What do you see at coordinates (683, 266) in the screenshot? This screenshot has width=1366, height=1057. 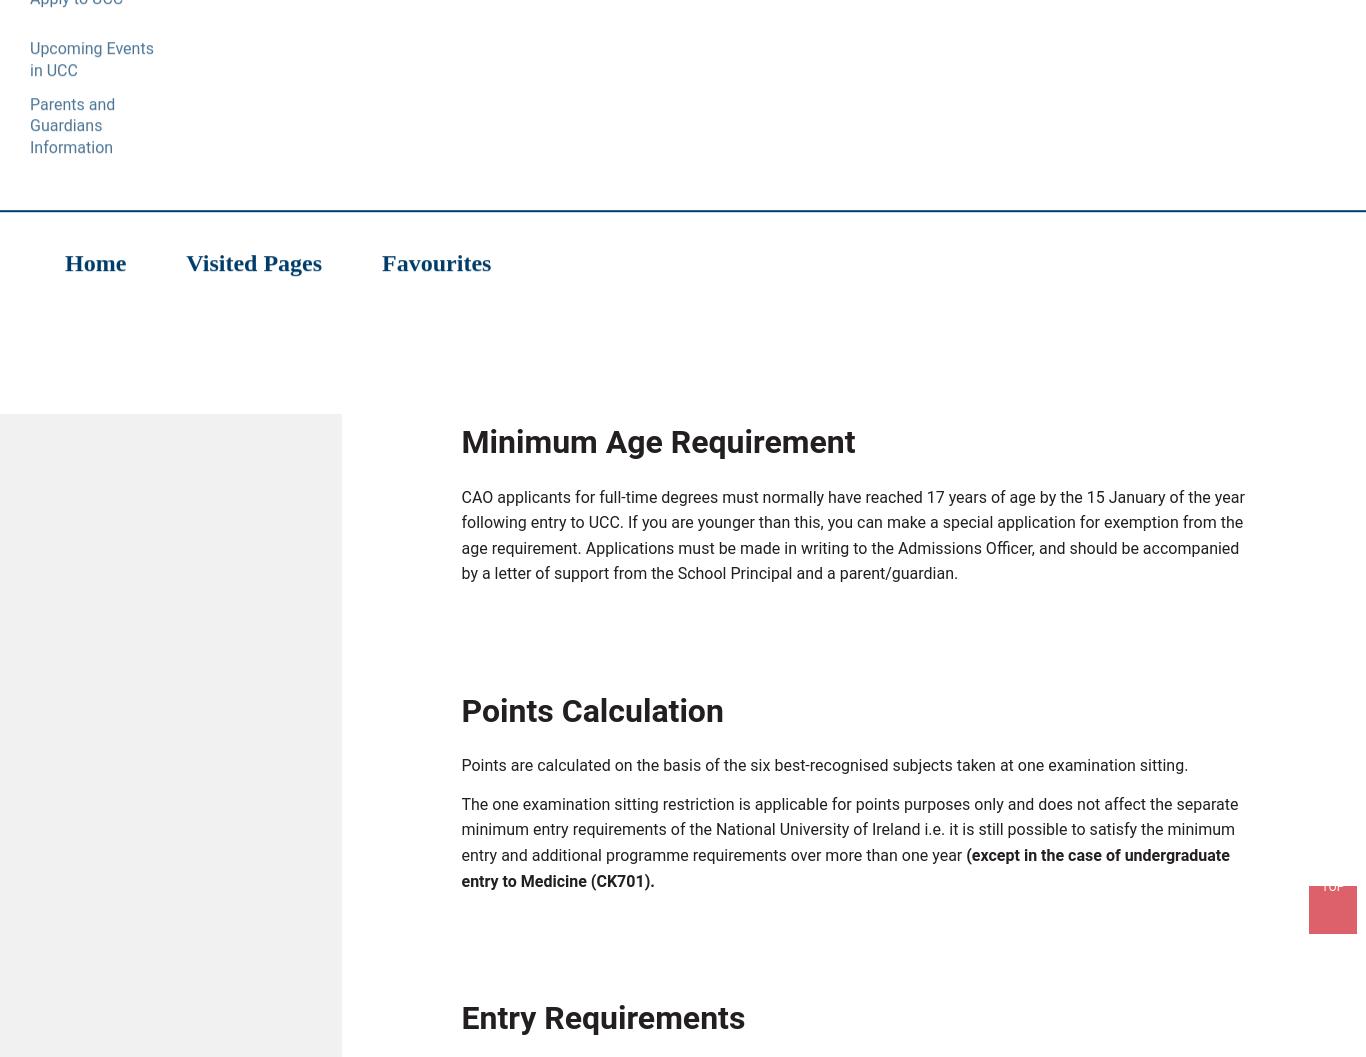 I see `'CK114 Social Science - Youth and Community Work'` at bounding box center [683, 266].